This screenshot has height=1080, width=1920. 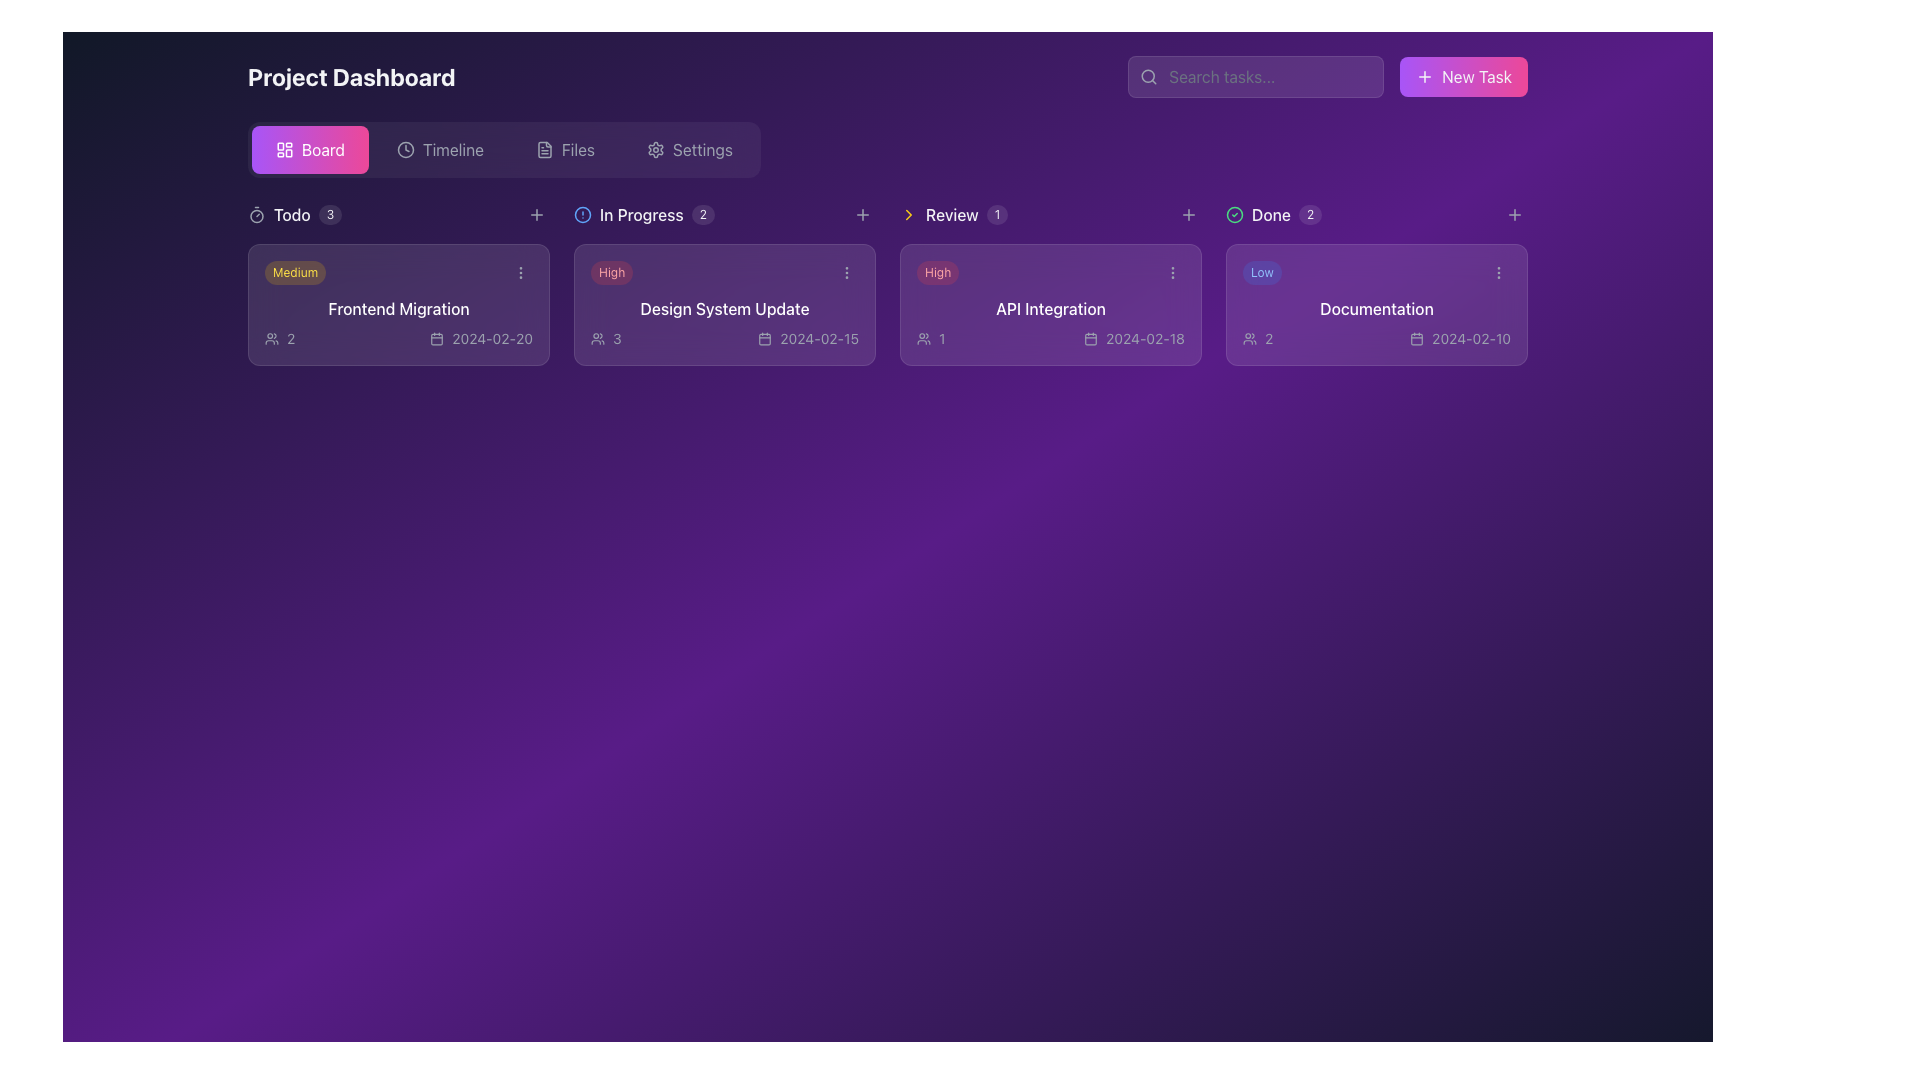 I want to click on the rectangular button with a gradient background that reads 'Board', so click(x=309, y=149).